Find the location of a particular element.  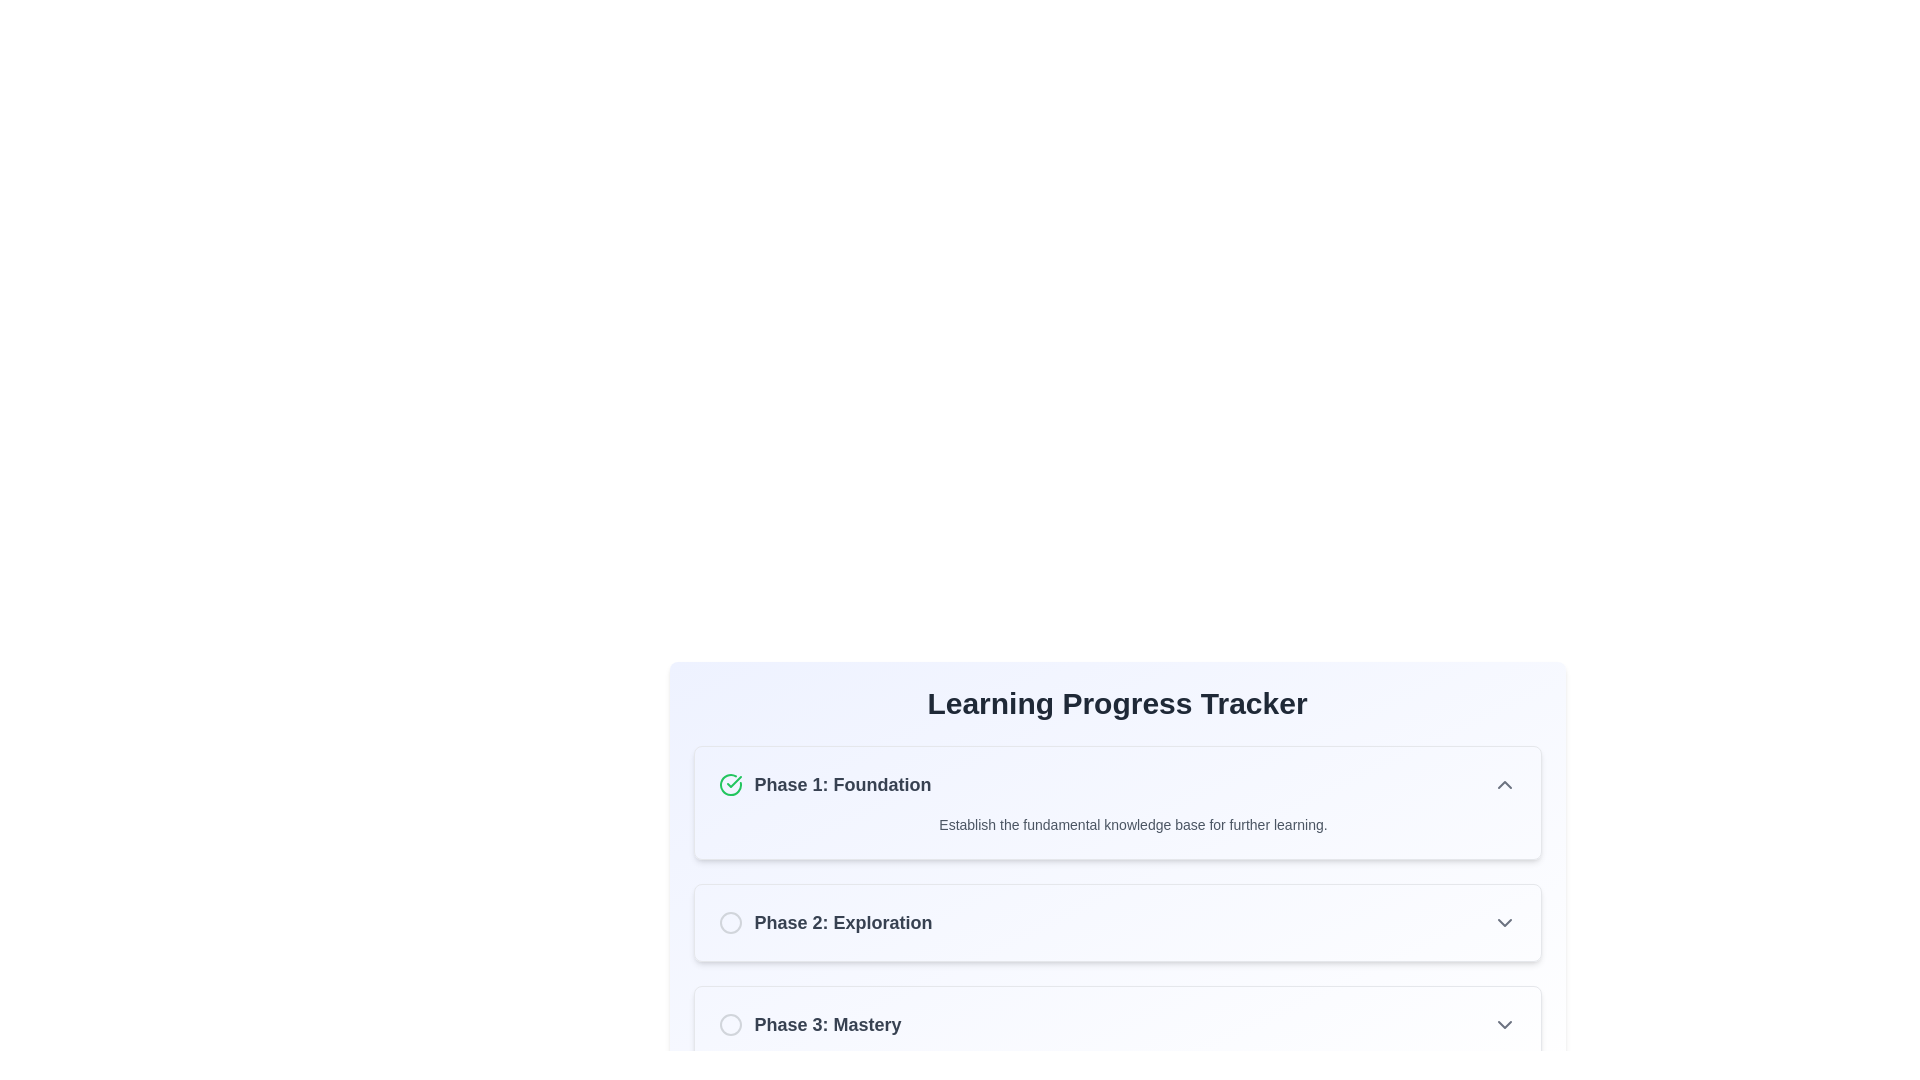

the downward-pointing chevron icon located at the far-right of the row labeled 'Phase 2: Exploration' is located at coordinates (1504, 922).